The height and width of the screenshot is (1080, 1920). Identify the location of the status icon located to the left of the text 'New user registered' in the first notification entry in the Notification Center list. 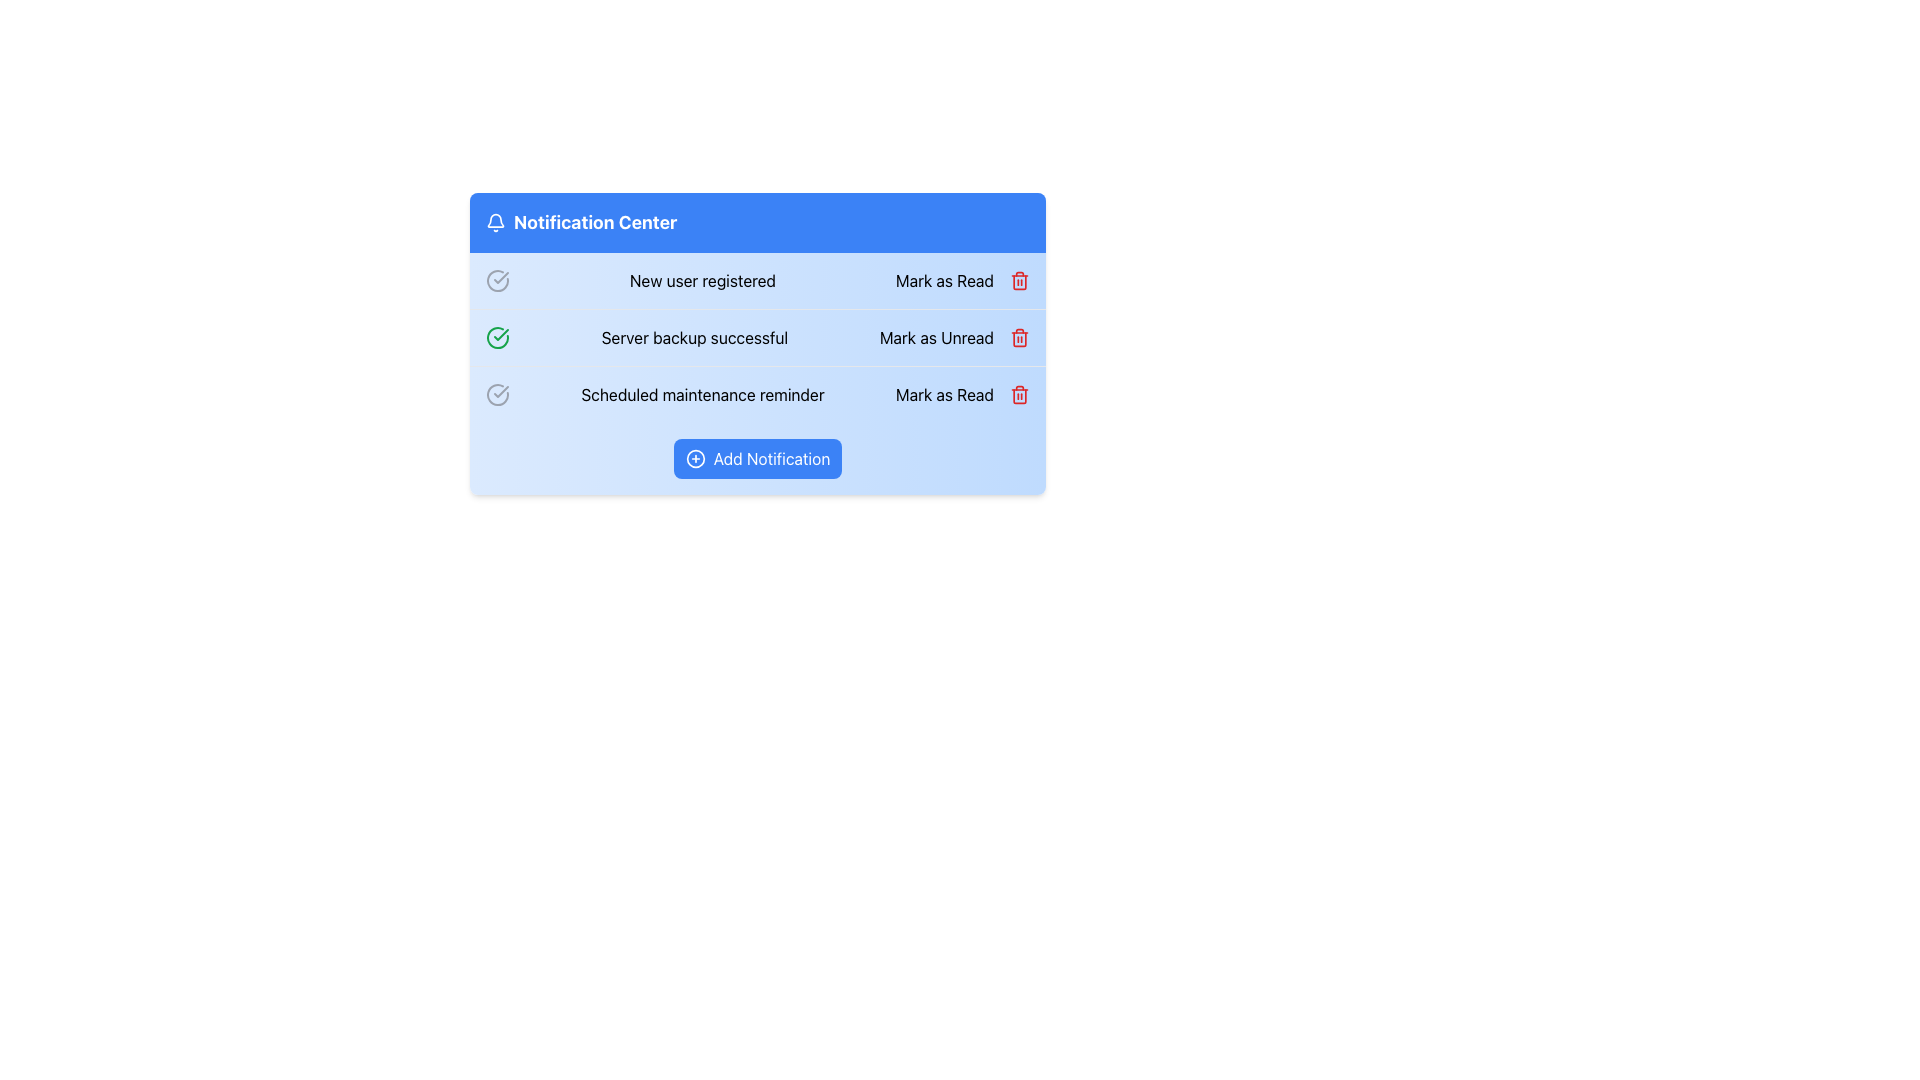
(498, 281).